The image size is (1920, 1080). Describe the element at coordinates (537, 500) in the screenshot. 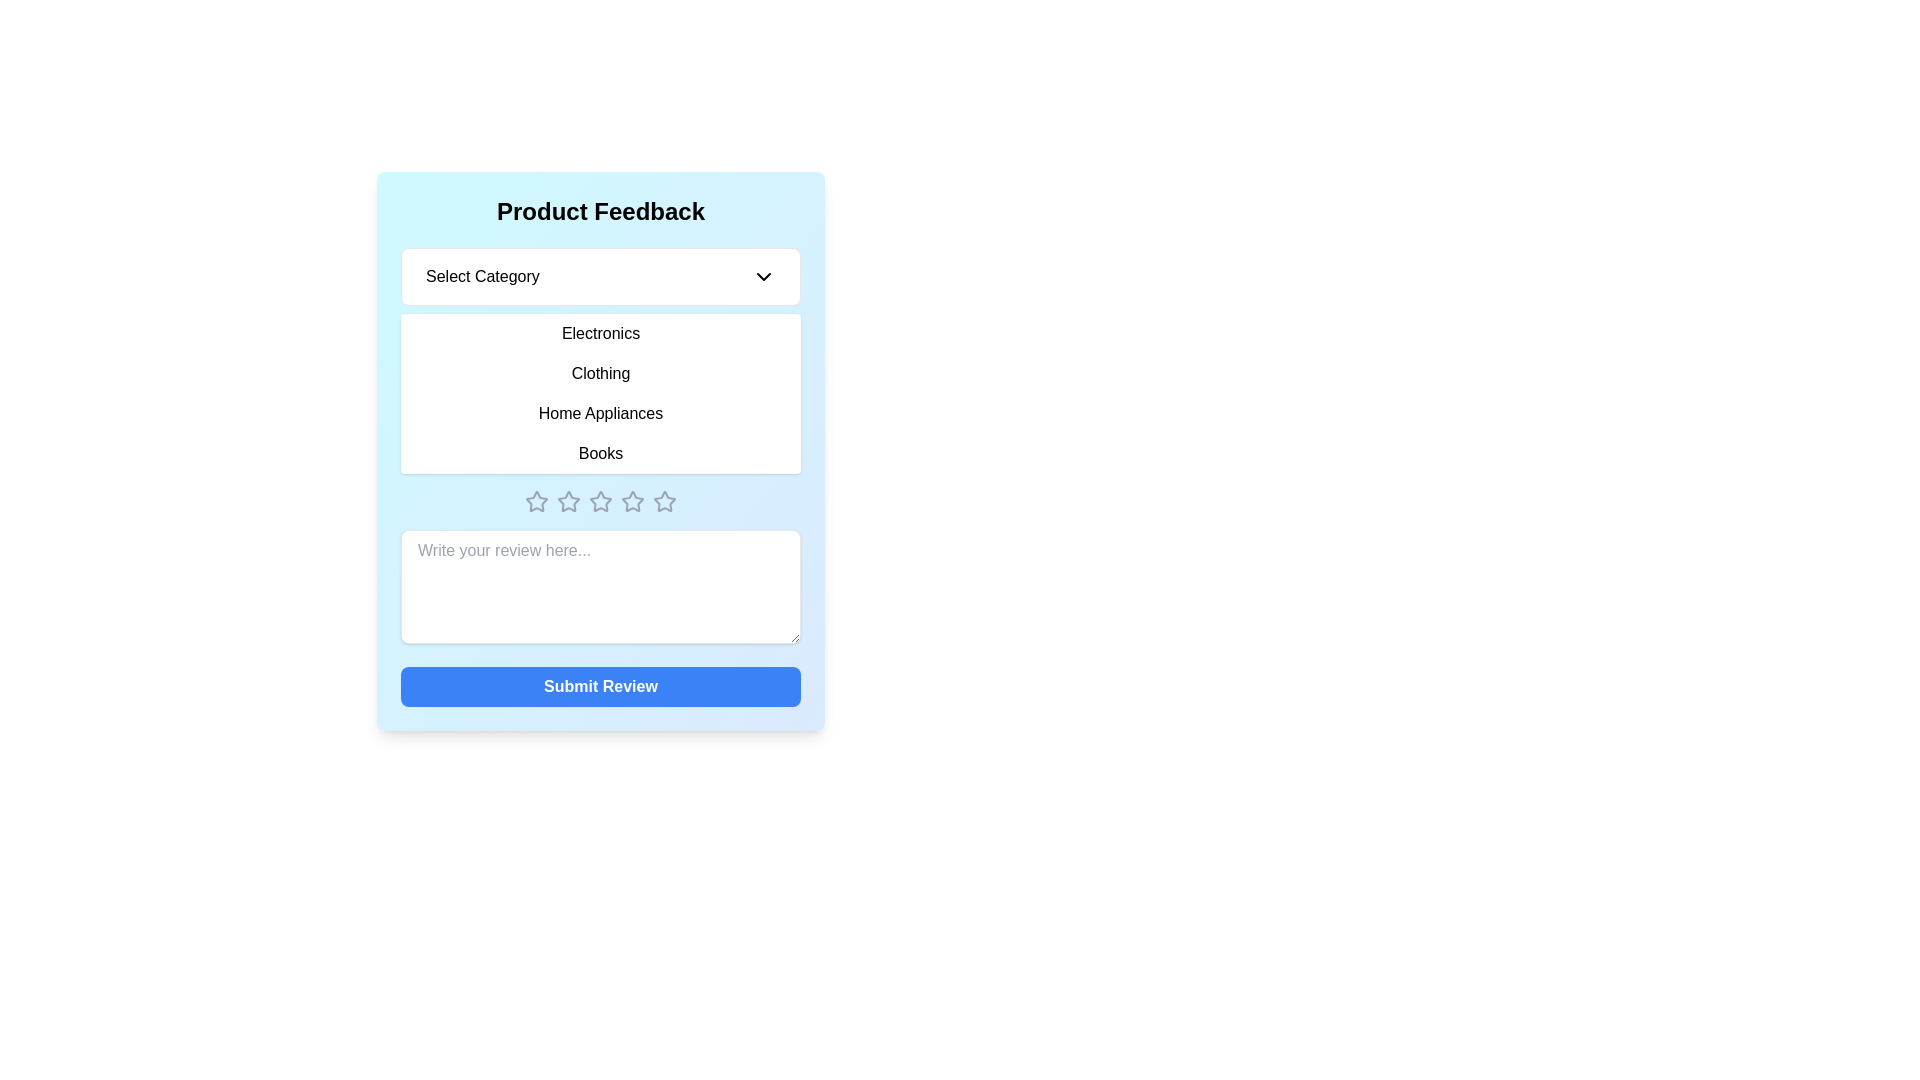

I see `the first star-shaped icon in the row of rating stars` at that location.